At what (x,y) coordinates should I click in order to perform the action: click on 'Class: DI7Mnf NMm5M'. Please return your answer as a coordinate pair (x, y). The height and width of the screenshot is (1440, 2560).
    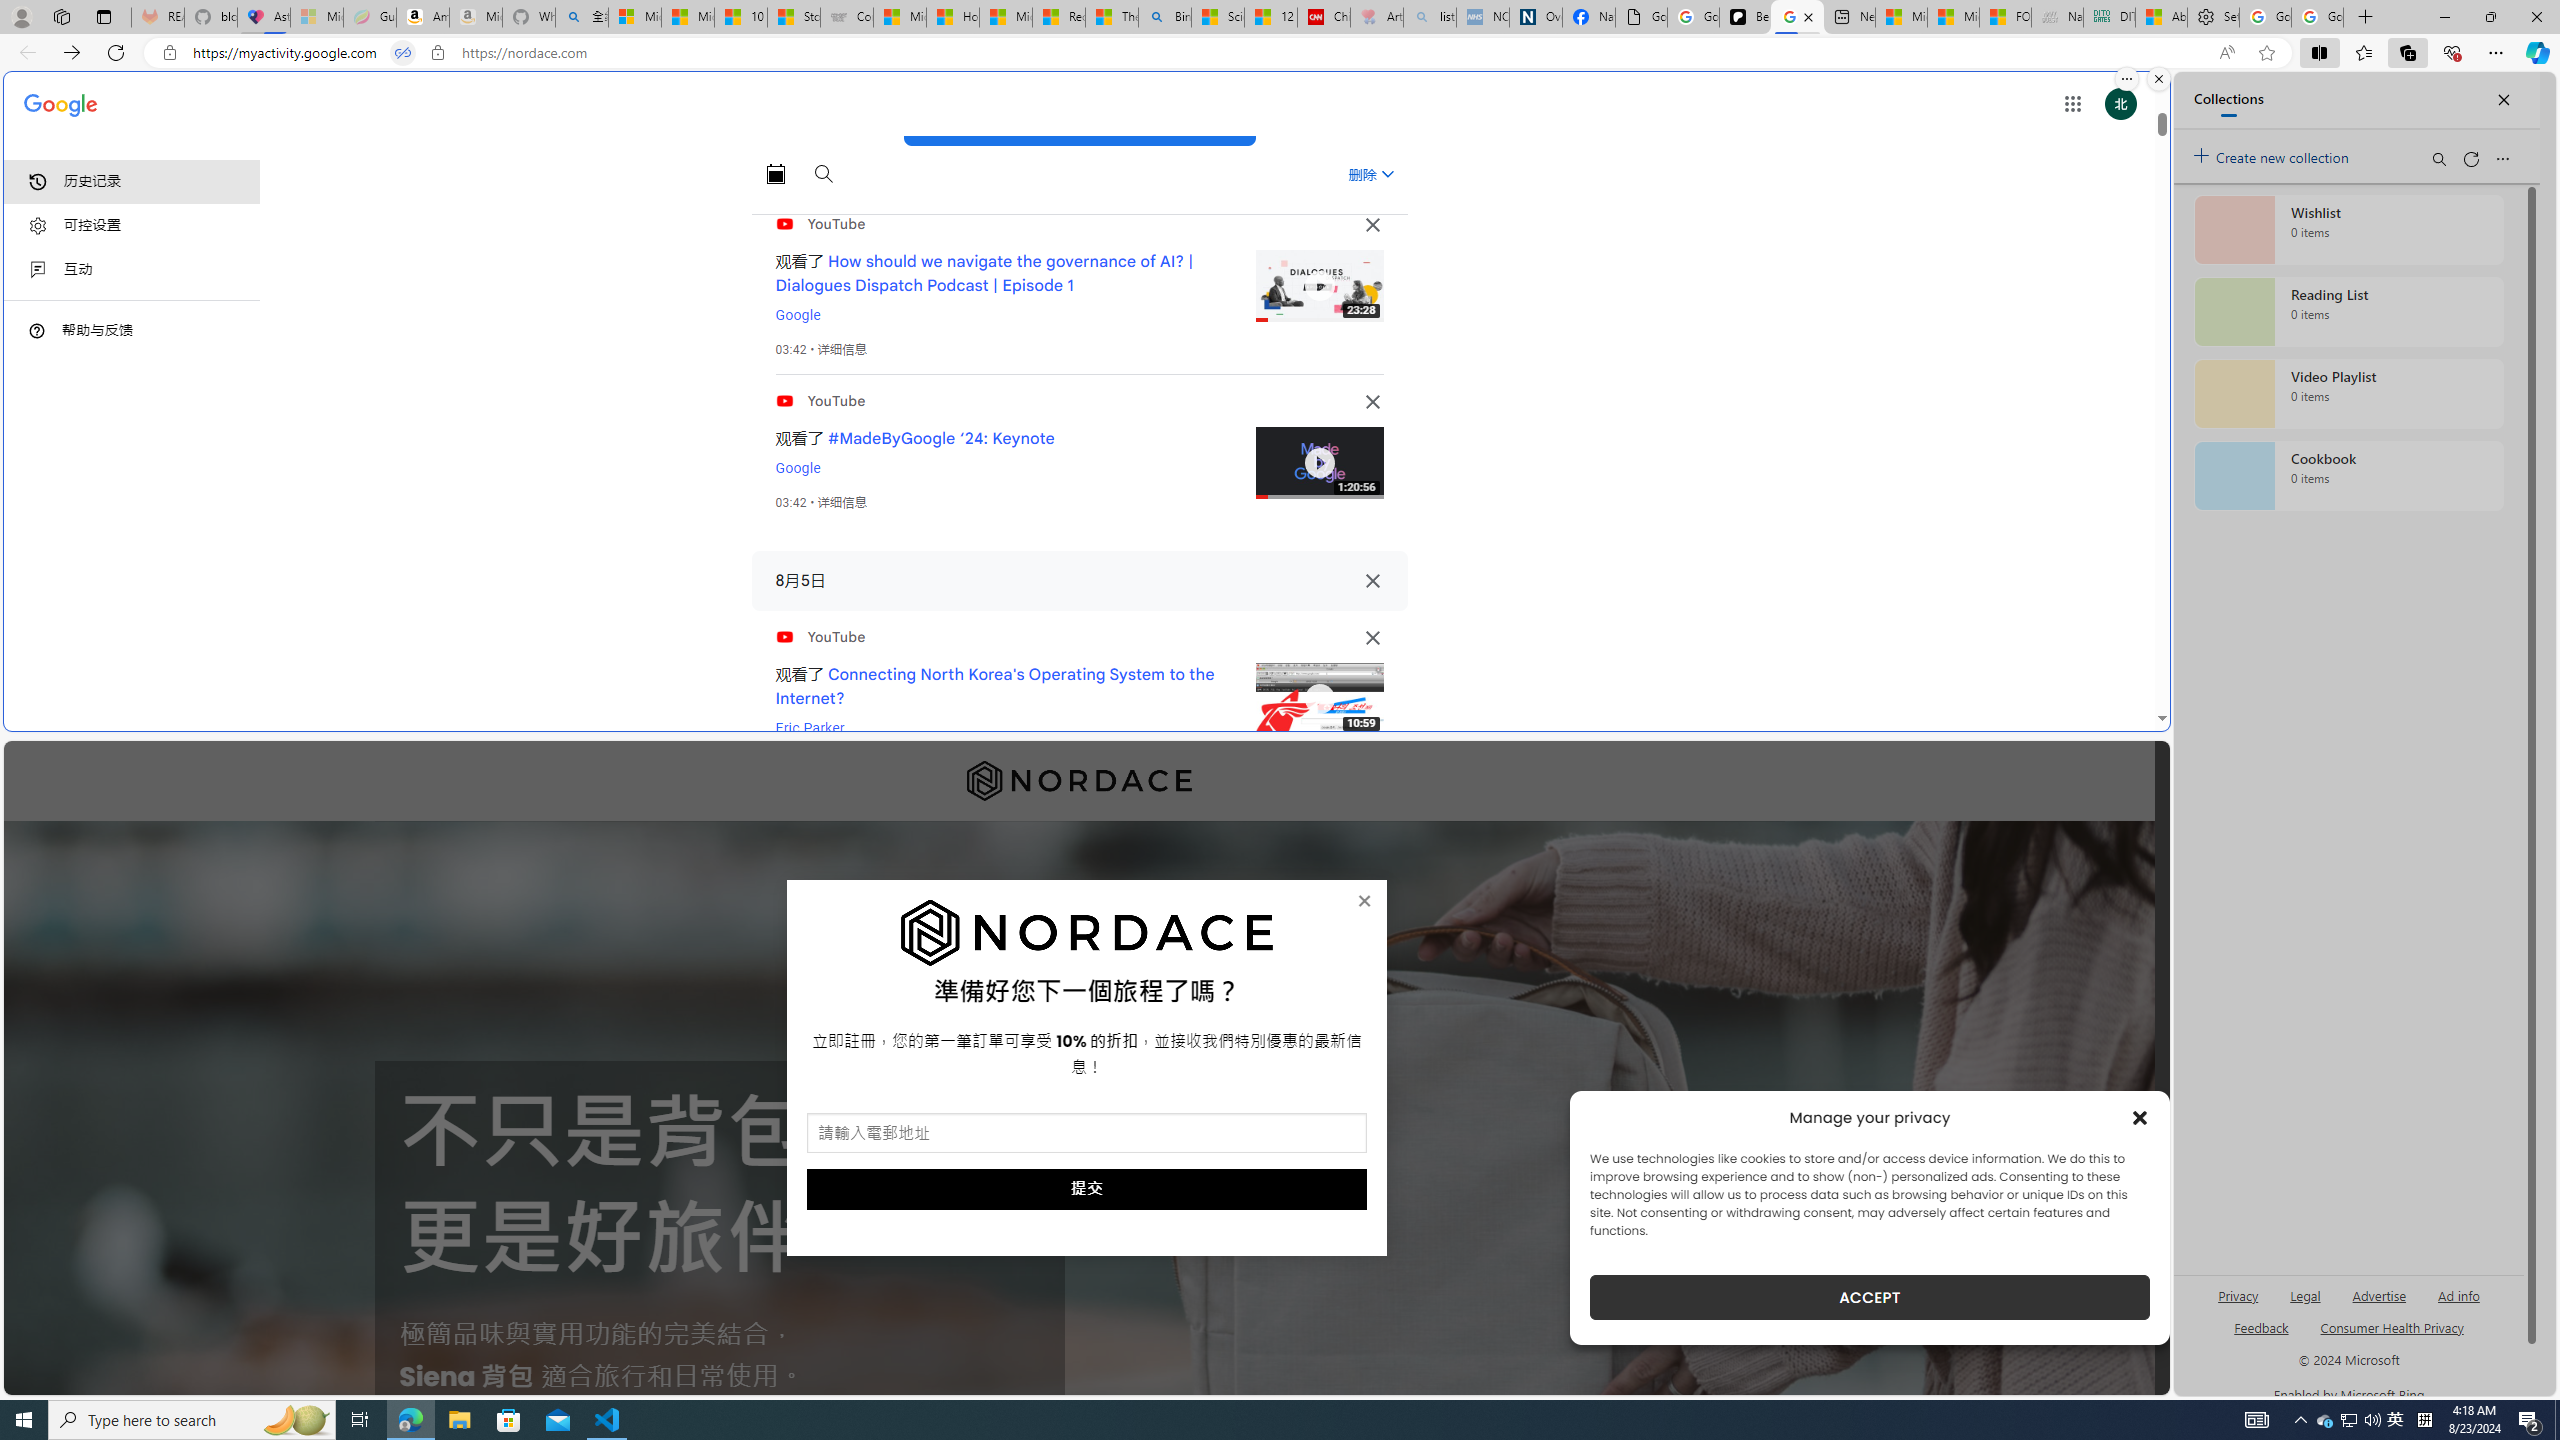
    Looking at the image, I should click on (1371, 581).